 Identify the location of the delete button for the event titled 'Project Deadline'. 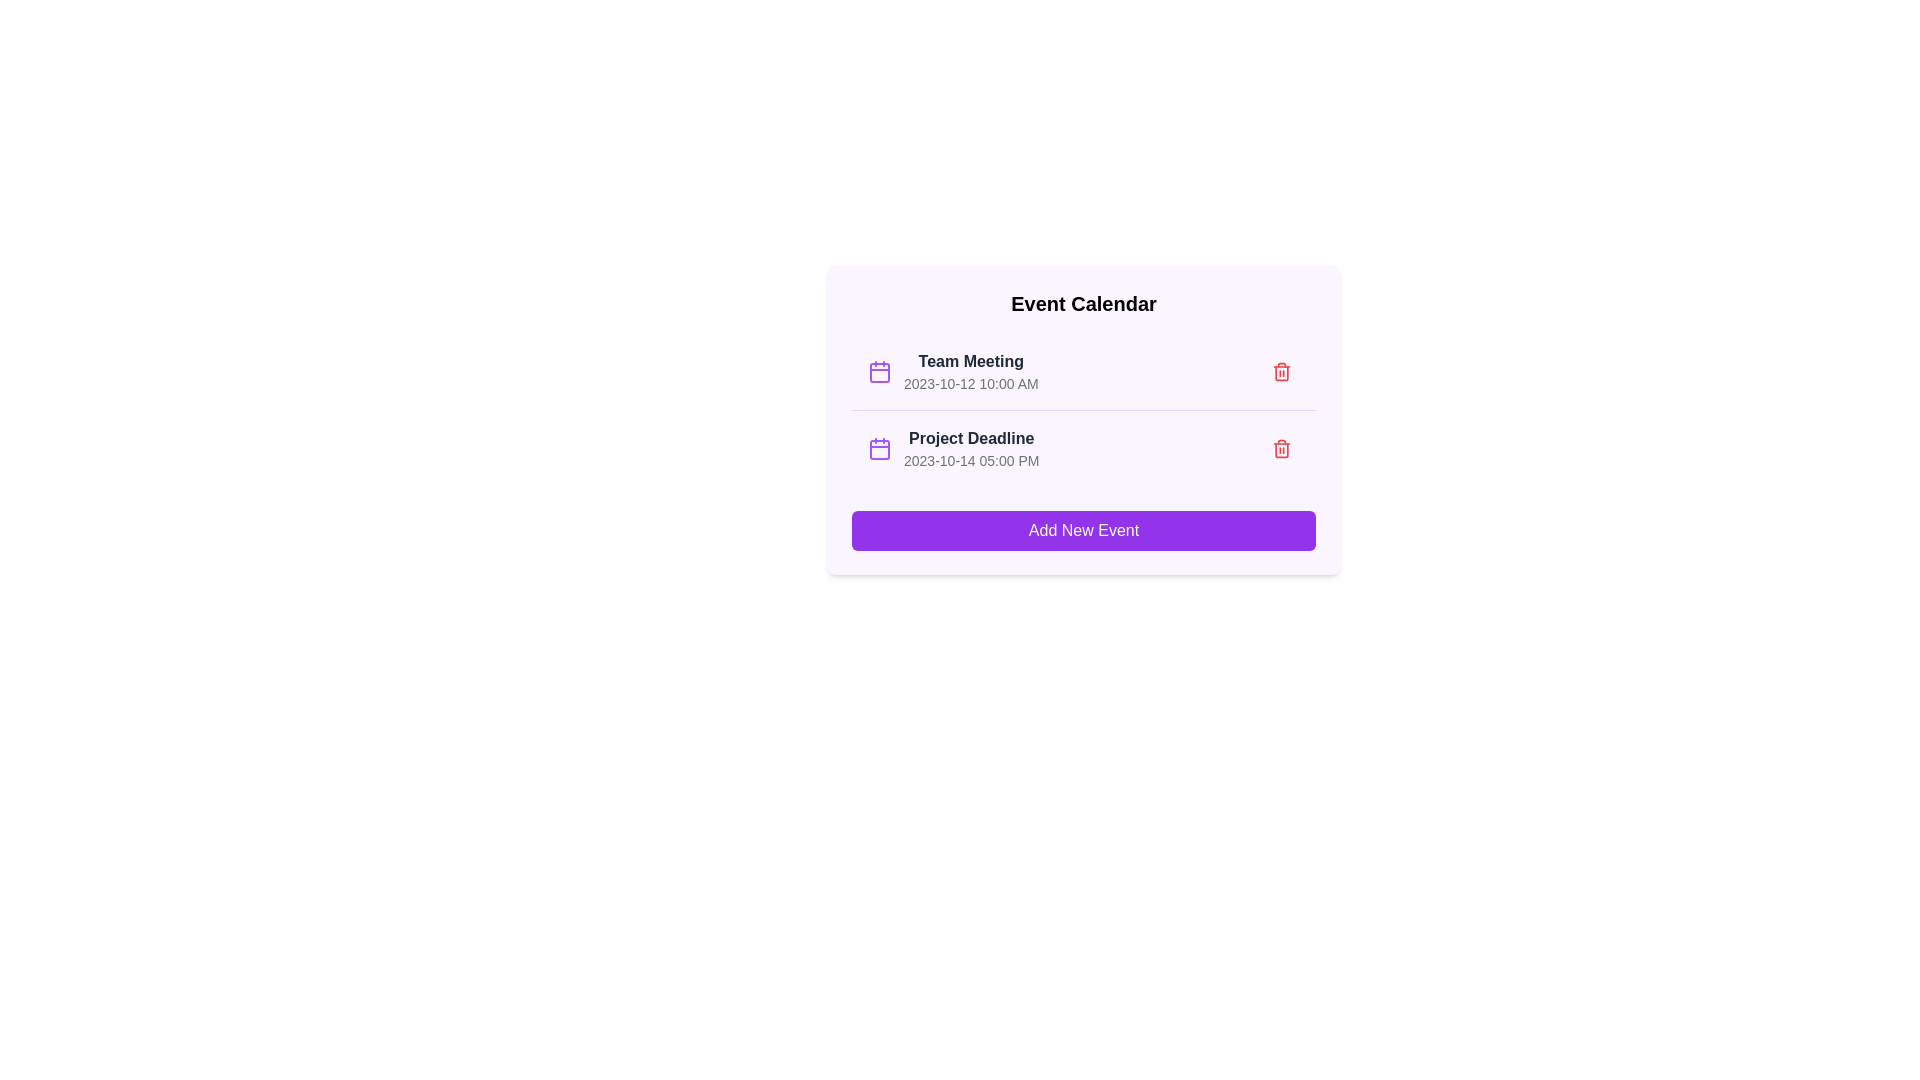
(1281, 447).